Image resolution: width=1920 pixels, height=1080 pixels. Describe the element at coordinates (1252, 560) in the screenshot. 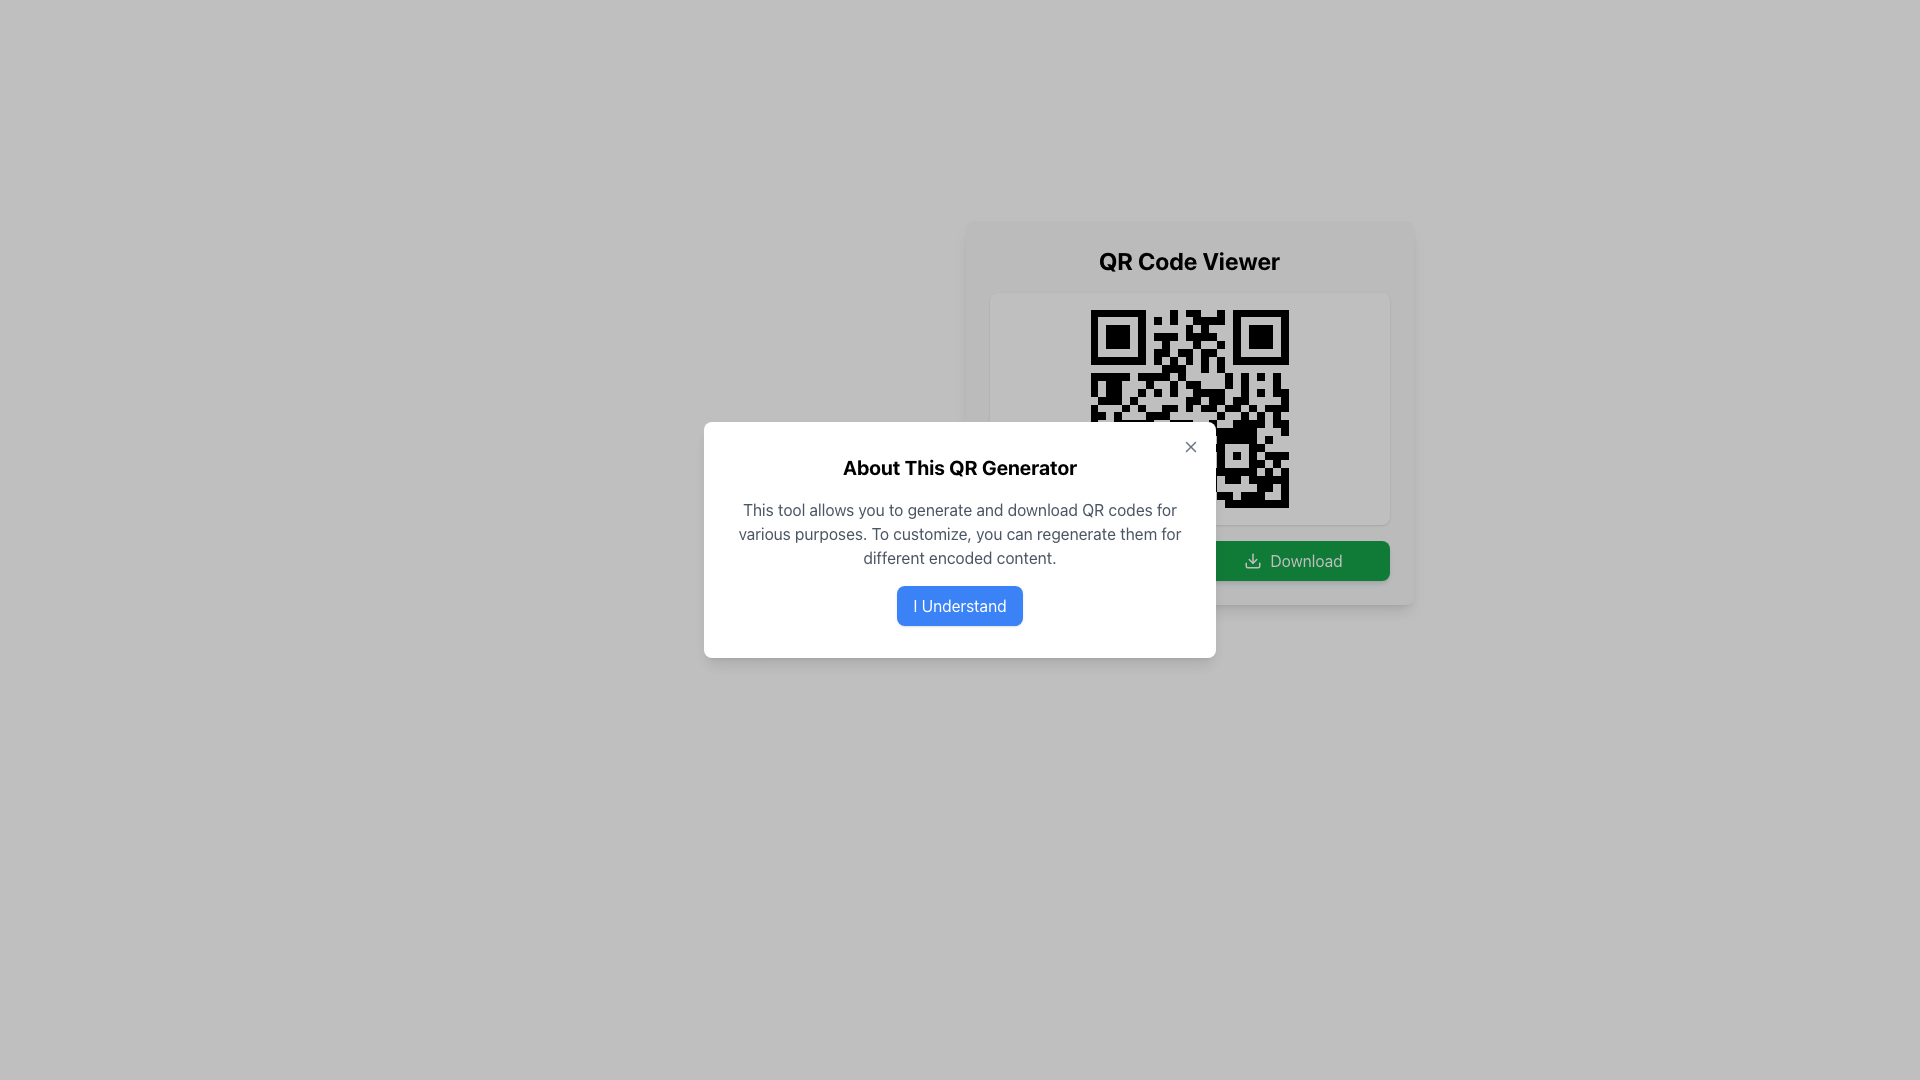

I see `the green button labeled 'Download' that contains a downward arrow icon, which is centrally positioned within the button` at that location.